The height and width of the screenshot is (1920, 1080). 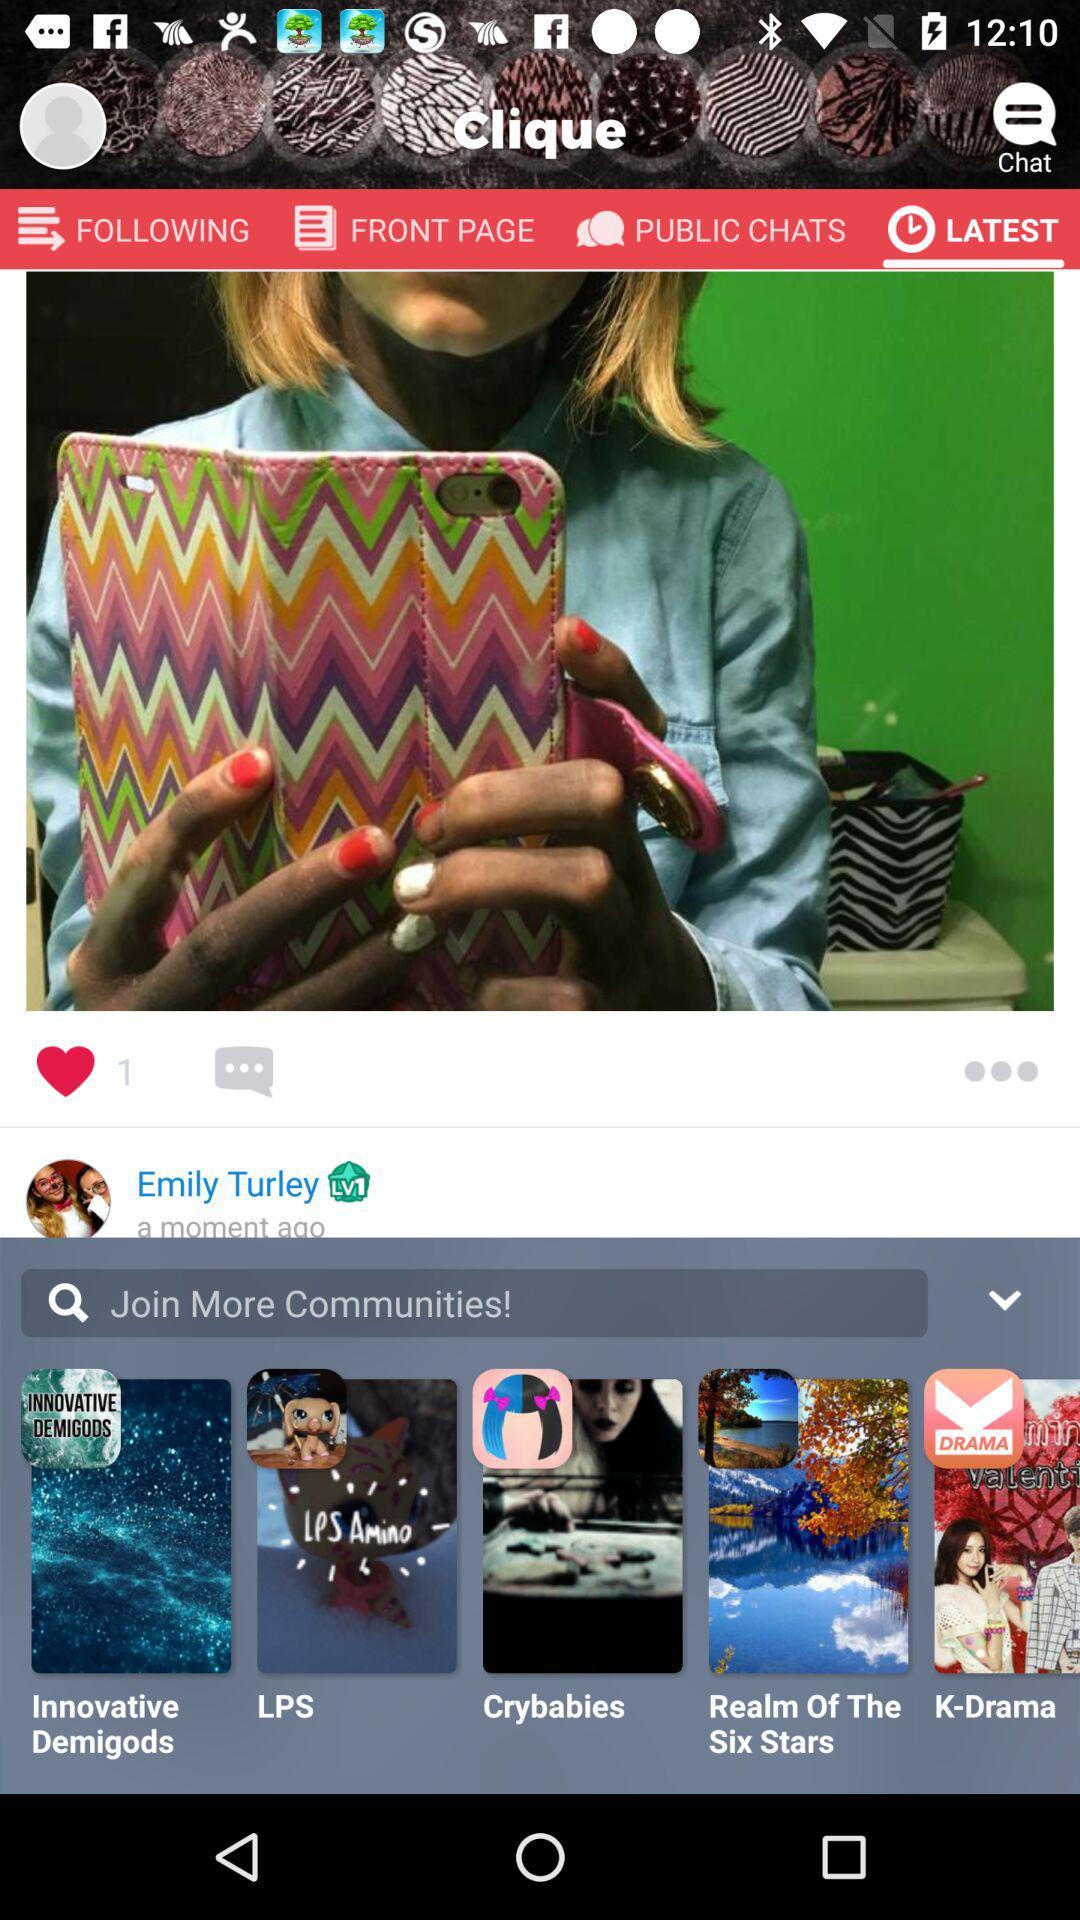 What do you see at coordinates (134, 1525) in the screenshot?
I see `the image on top of innovative demigods text` at bounding box center [134, 1525].